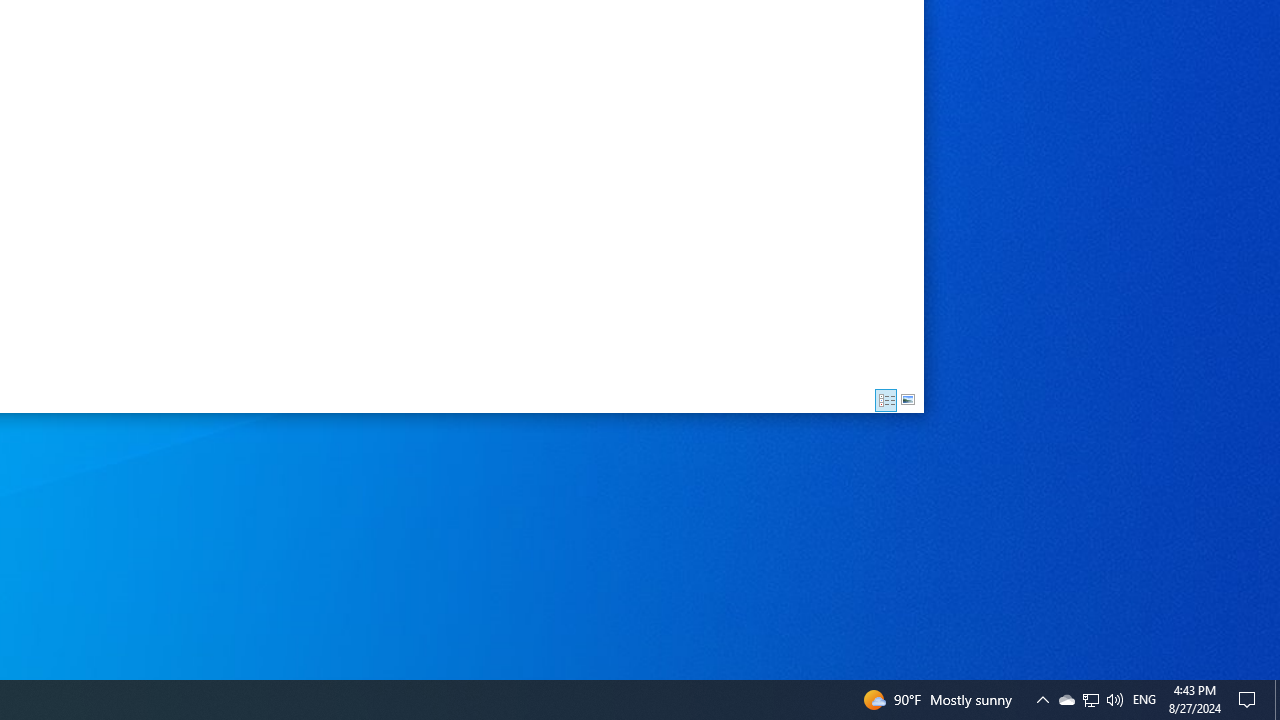  I want to click on 'Large Icons', so click(907, 400).